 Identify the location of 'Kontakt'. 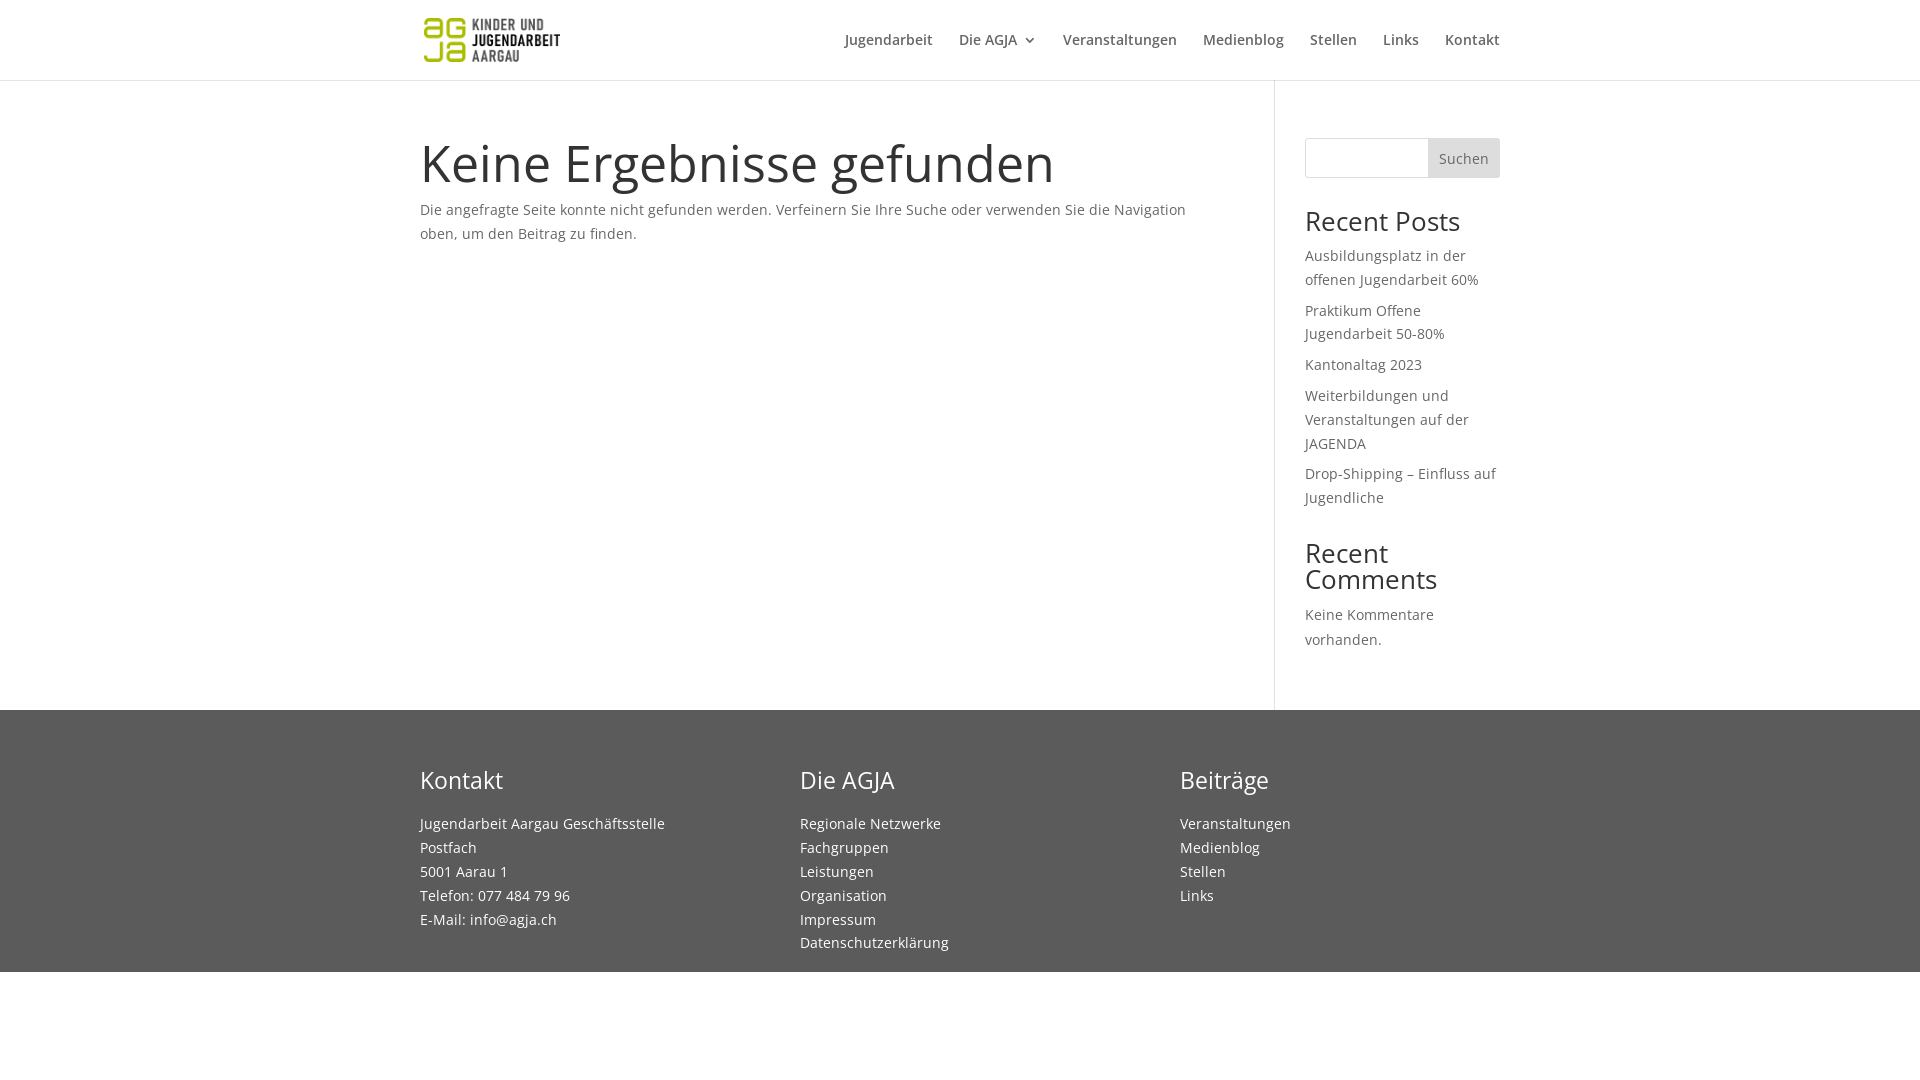
(1472, 55).